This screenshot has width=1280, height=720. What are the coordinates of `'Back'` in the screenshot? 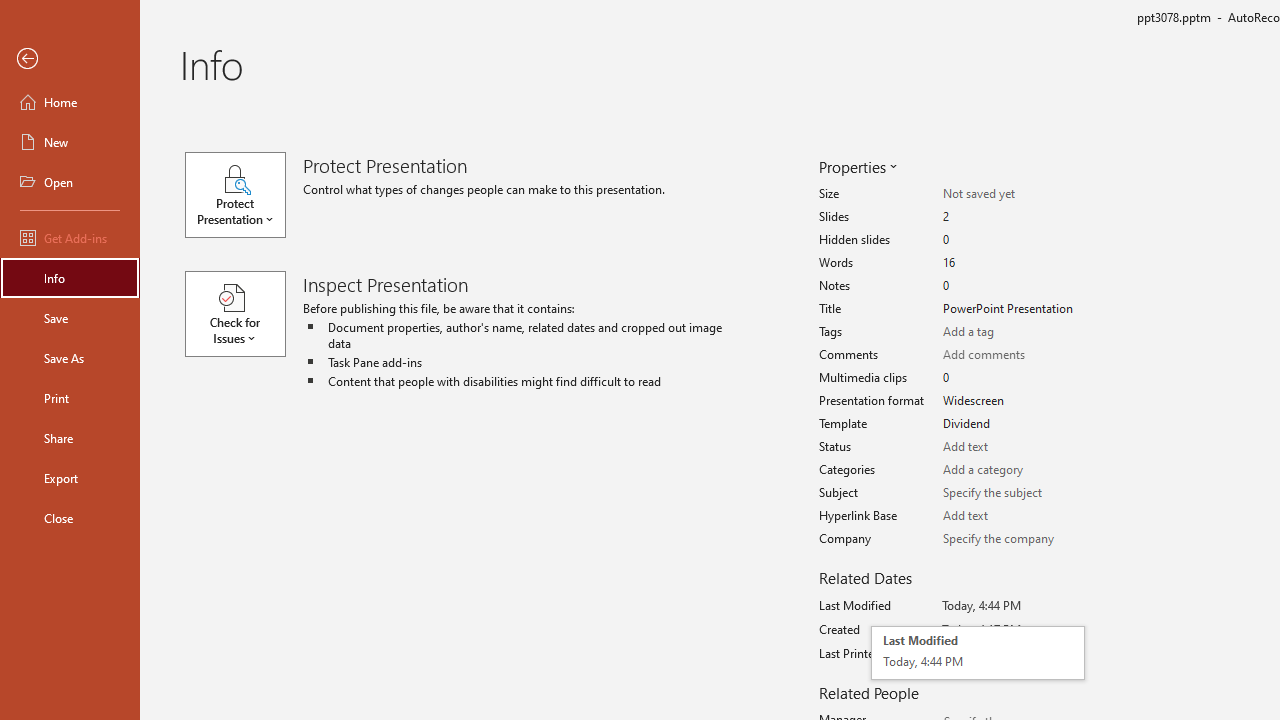 It's located at (69, 58).